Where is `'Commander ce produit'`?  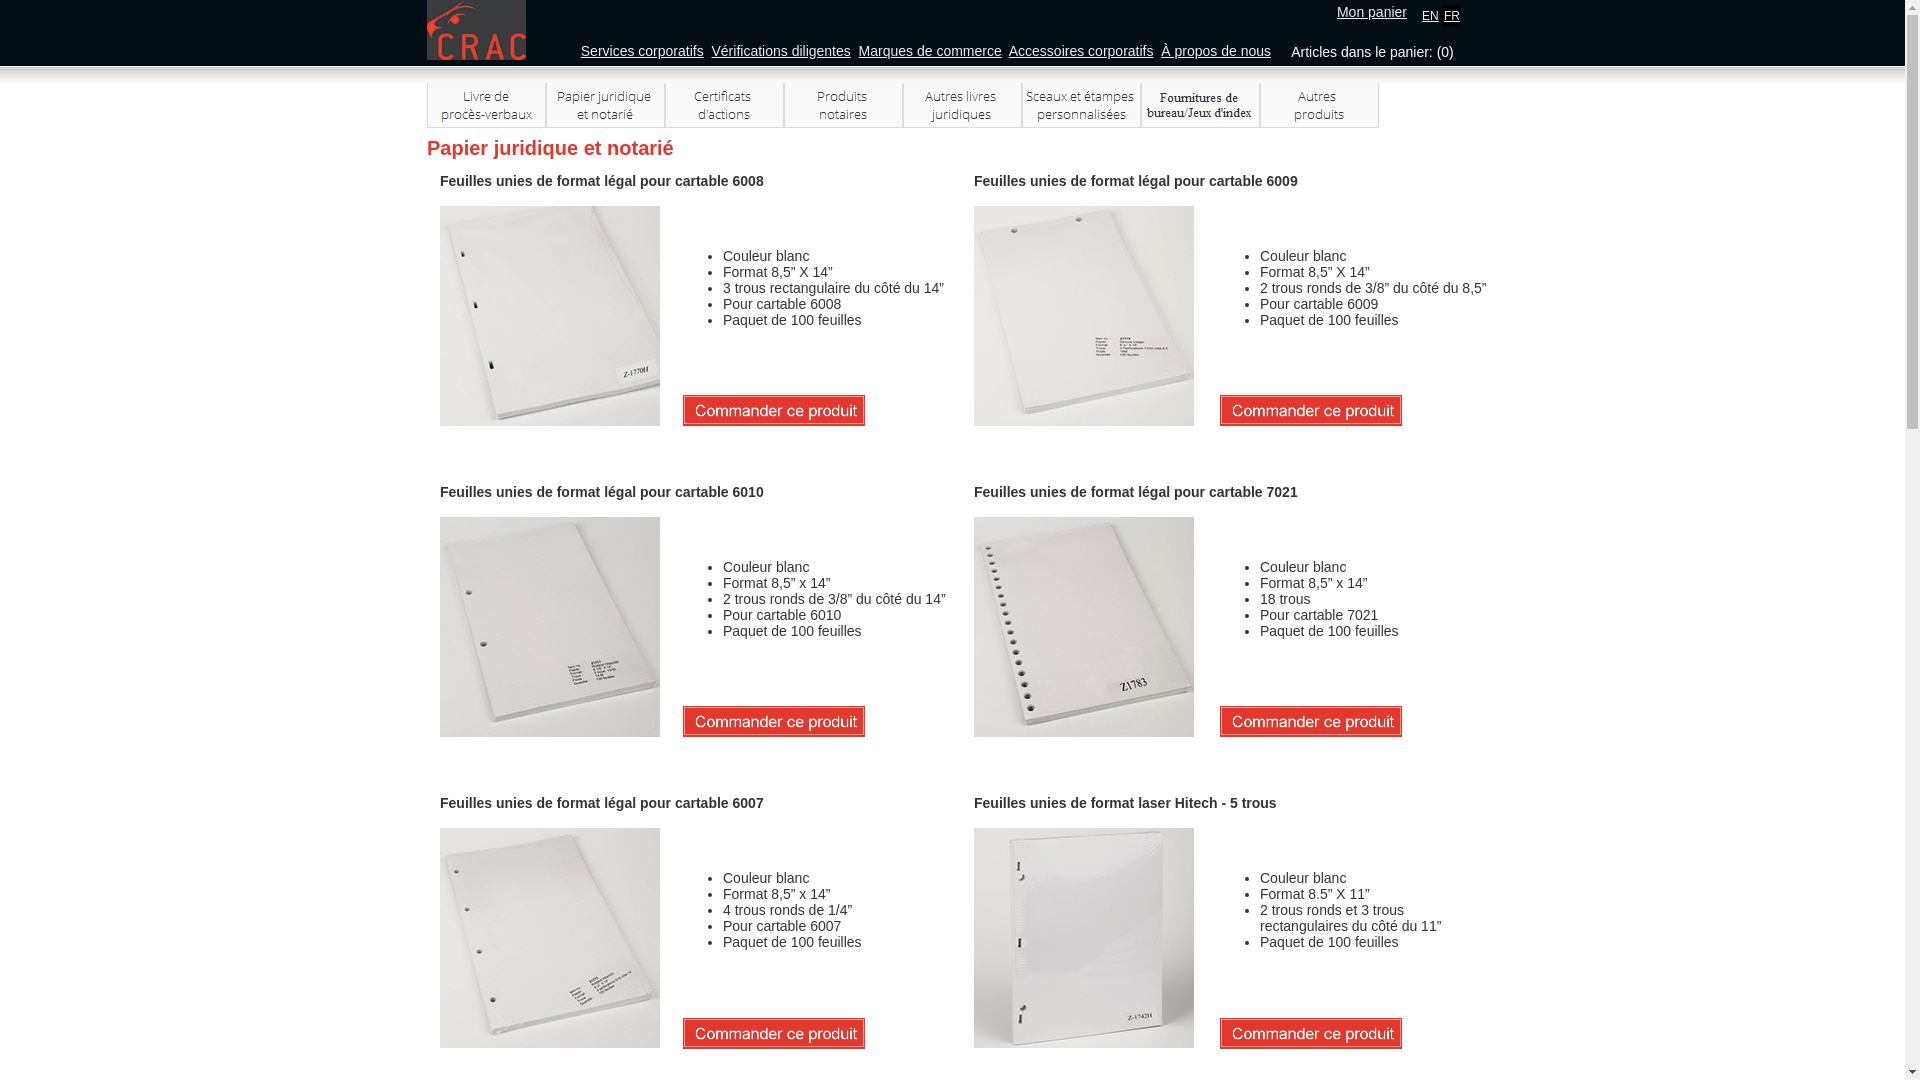
'Commander ce produit' is located at coordinates (772, 721).